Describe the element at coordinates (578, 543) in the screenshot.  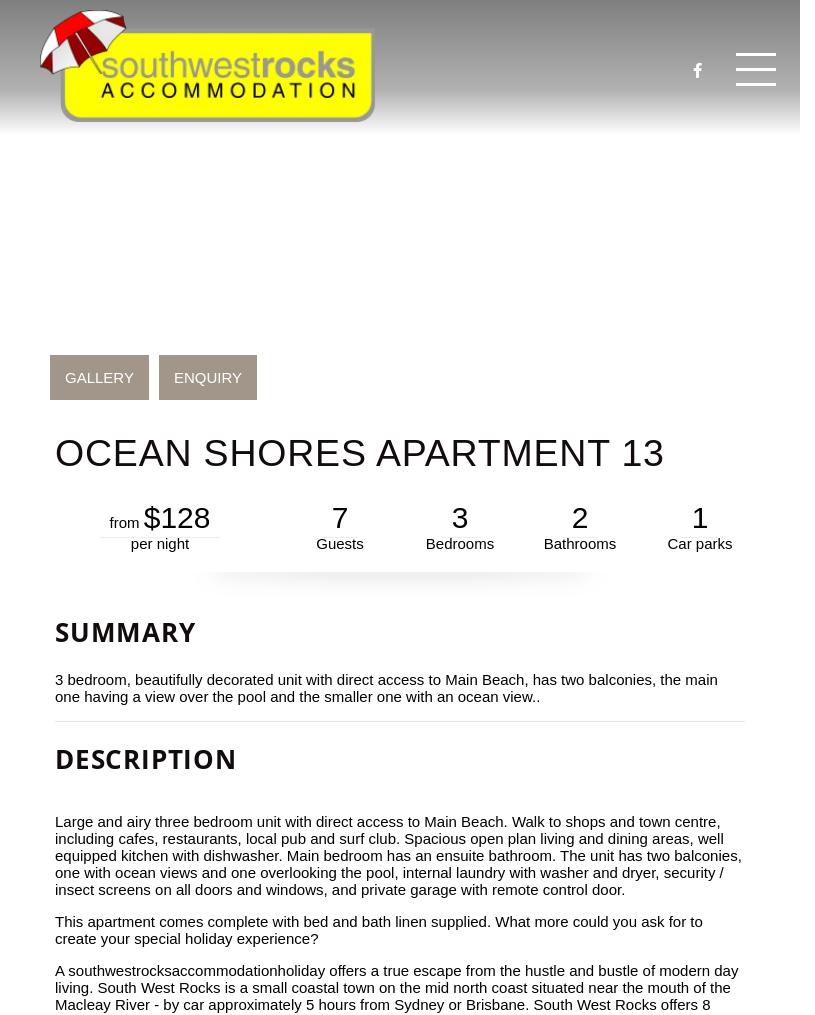
I see `'Bathrooms'` at that location.